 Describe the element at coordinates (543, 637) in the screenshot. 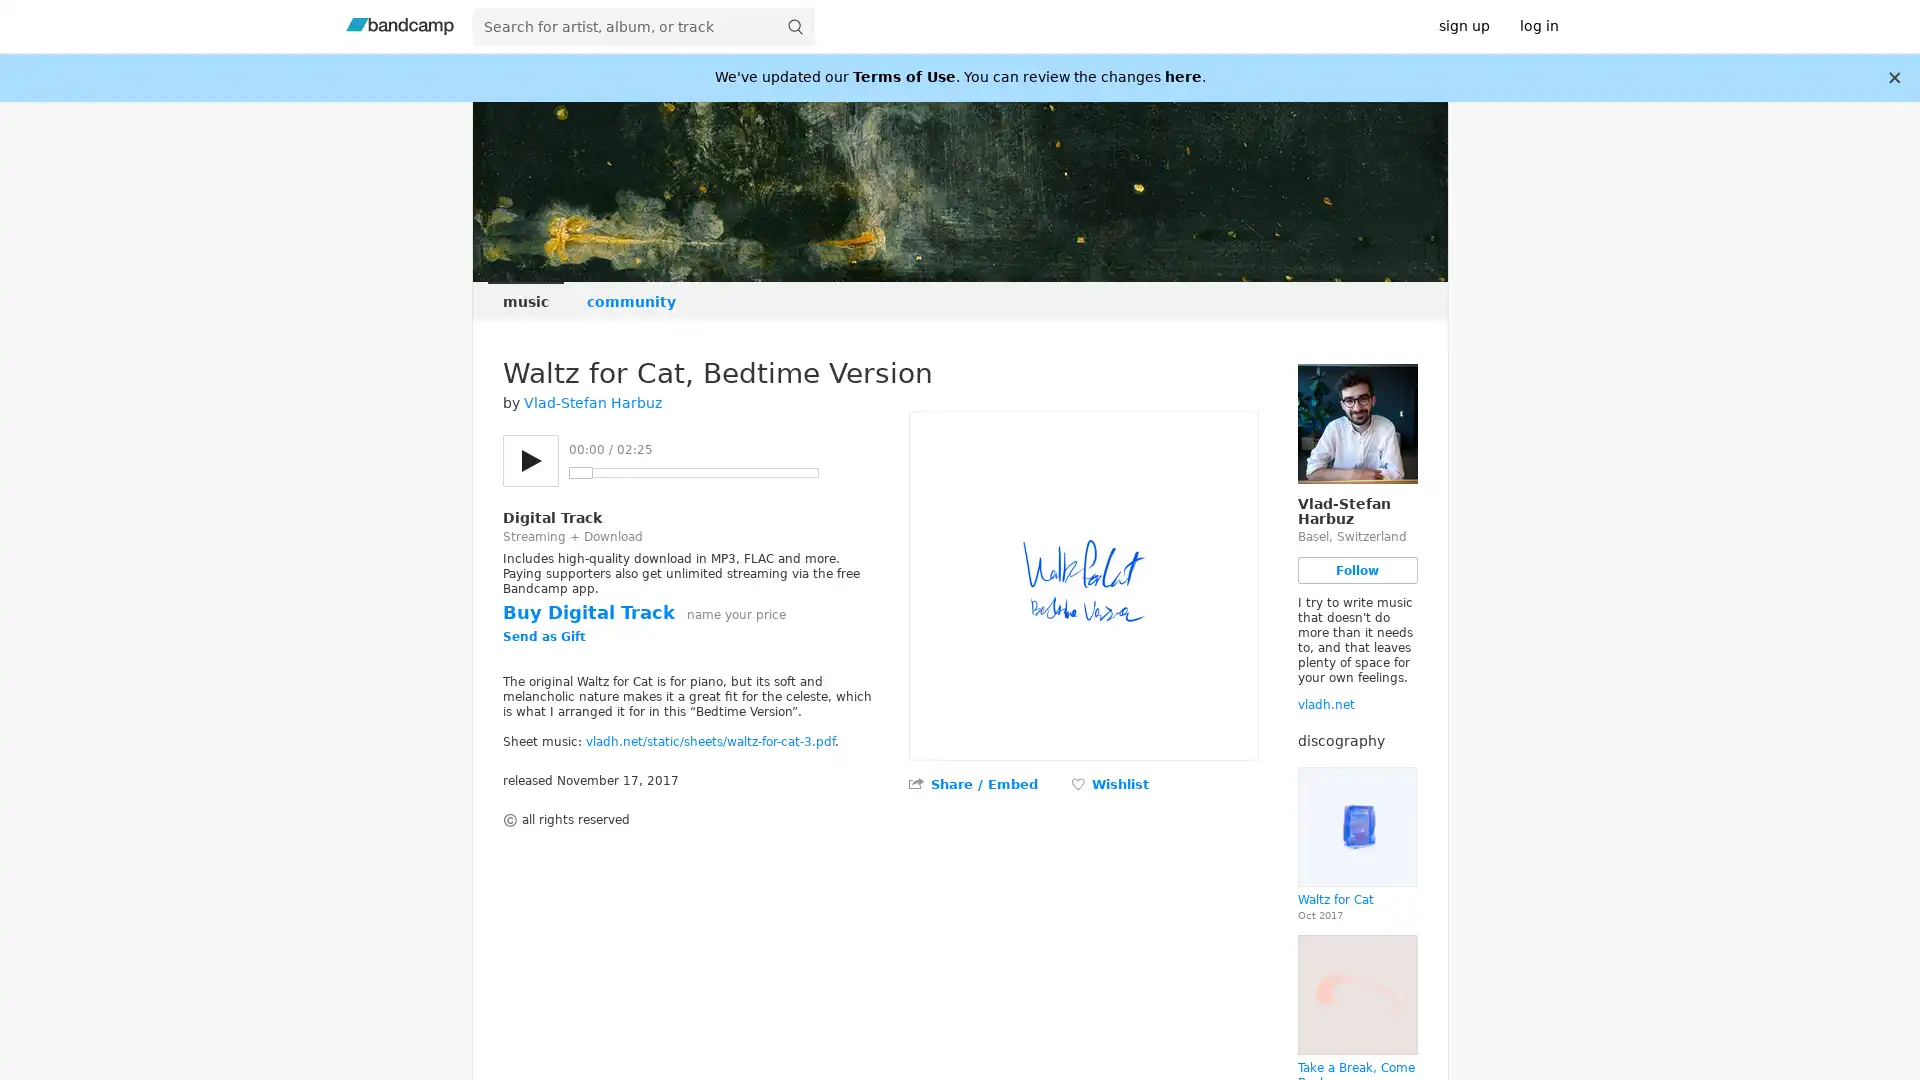

I see `Send as Gift` at that location.